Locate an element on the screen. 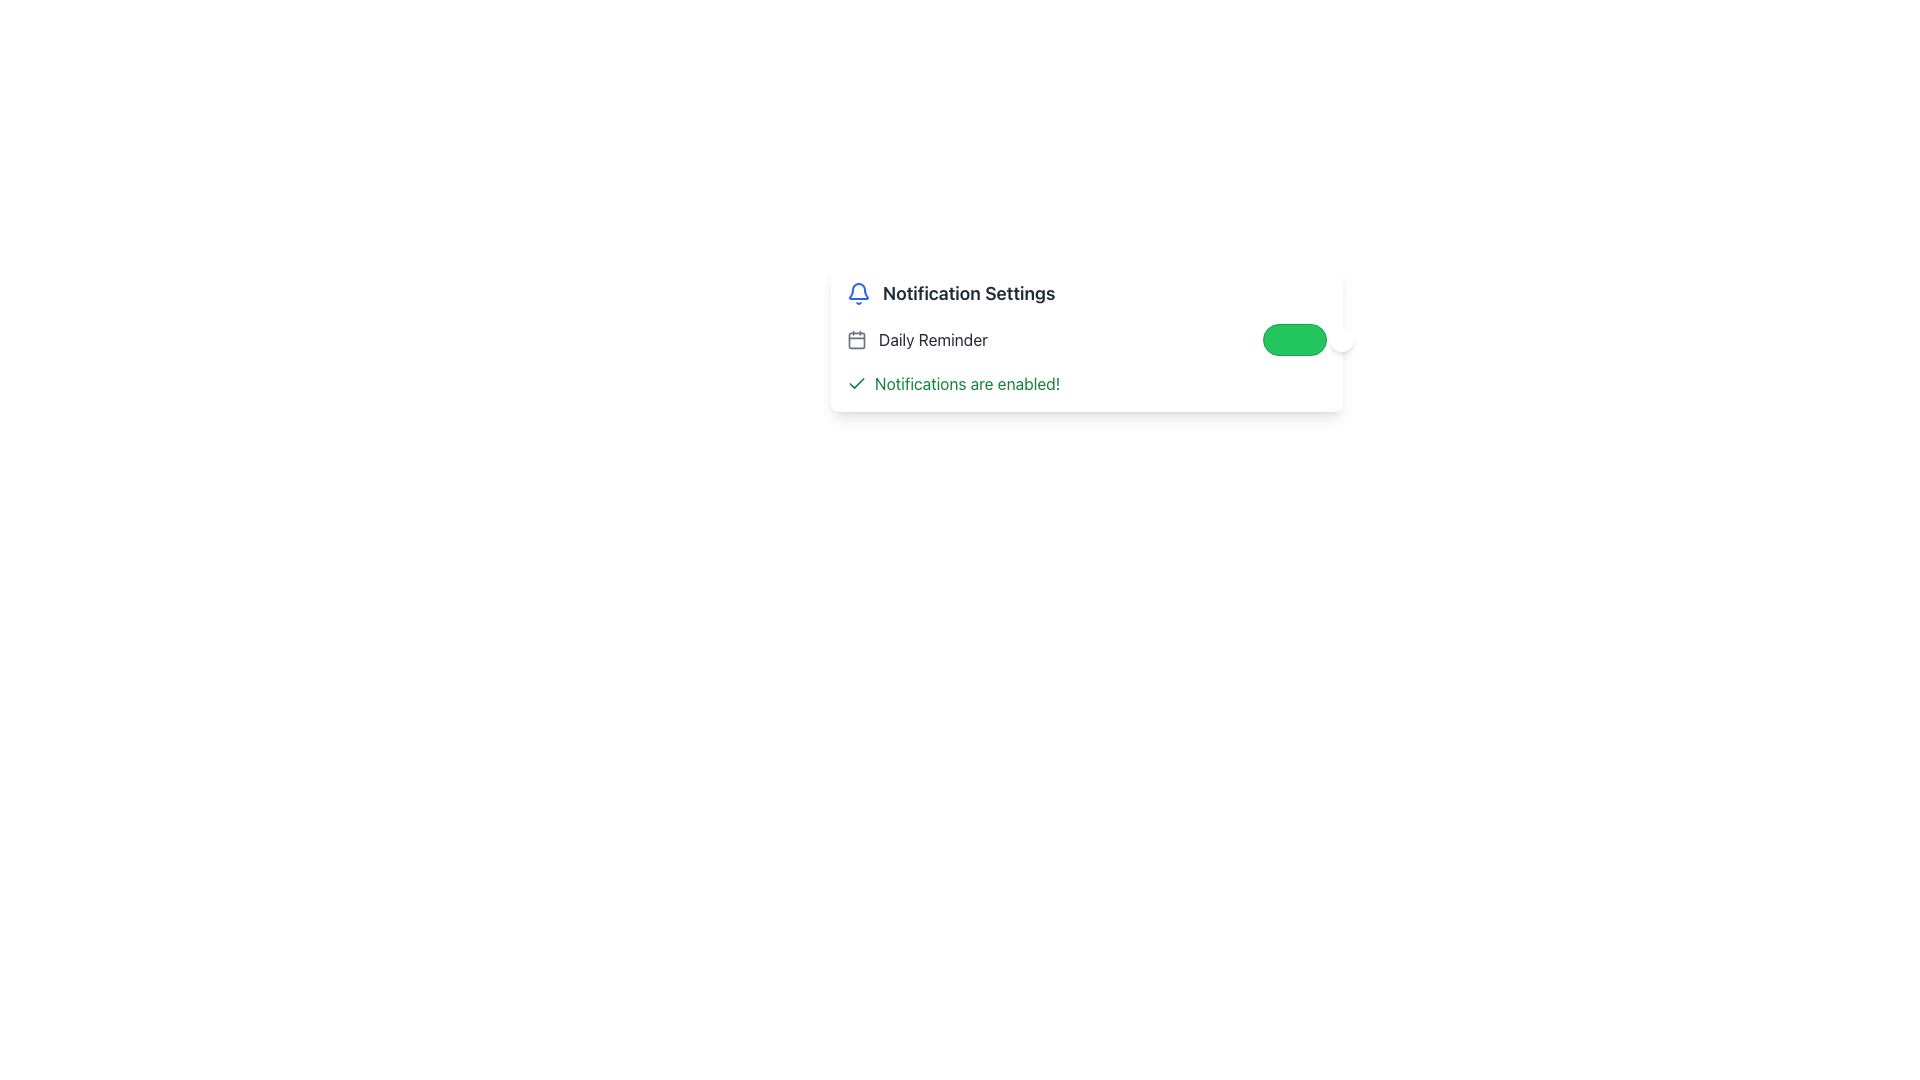 This screenshot has height=1080, width=1920. the bell icon that symbolizes notification settings, located at the top-left corner of the 'Notification Settings' section is located at coordinates (859, 293).